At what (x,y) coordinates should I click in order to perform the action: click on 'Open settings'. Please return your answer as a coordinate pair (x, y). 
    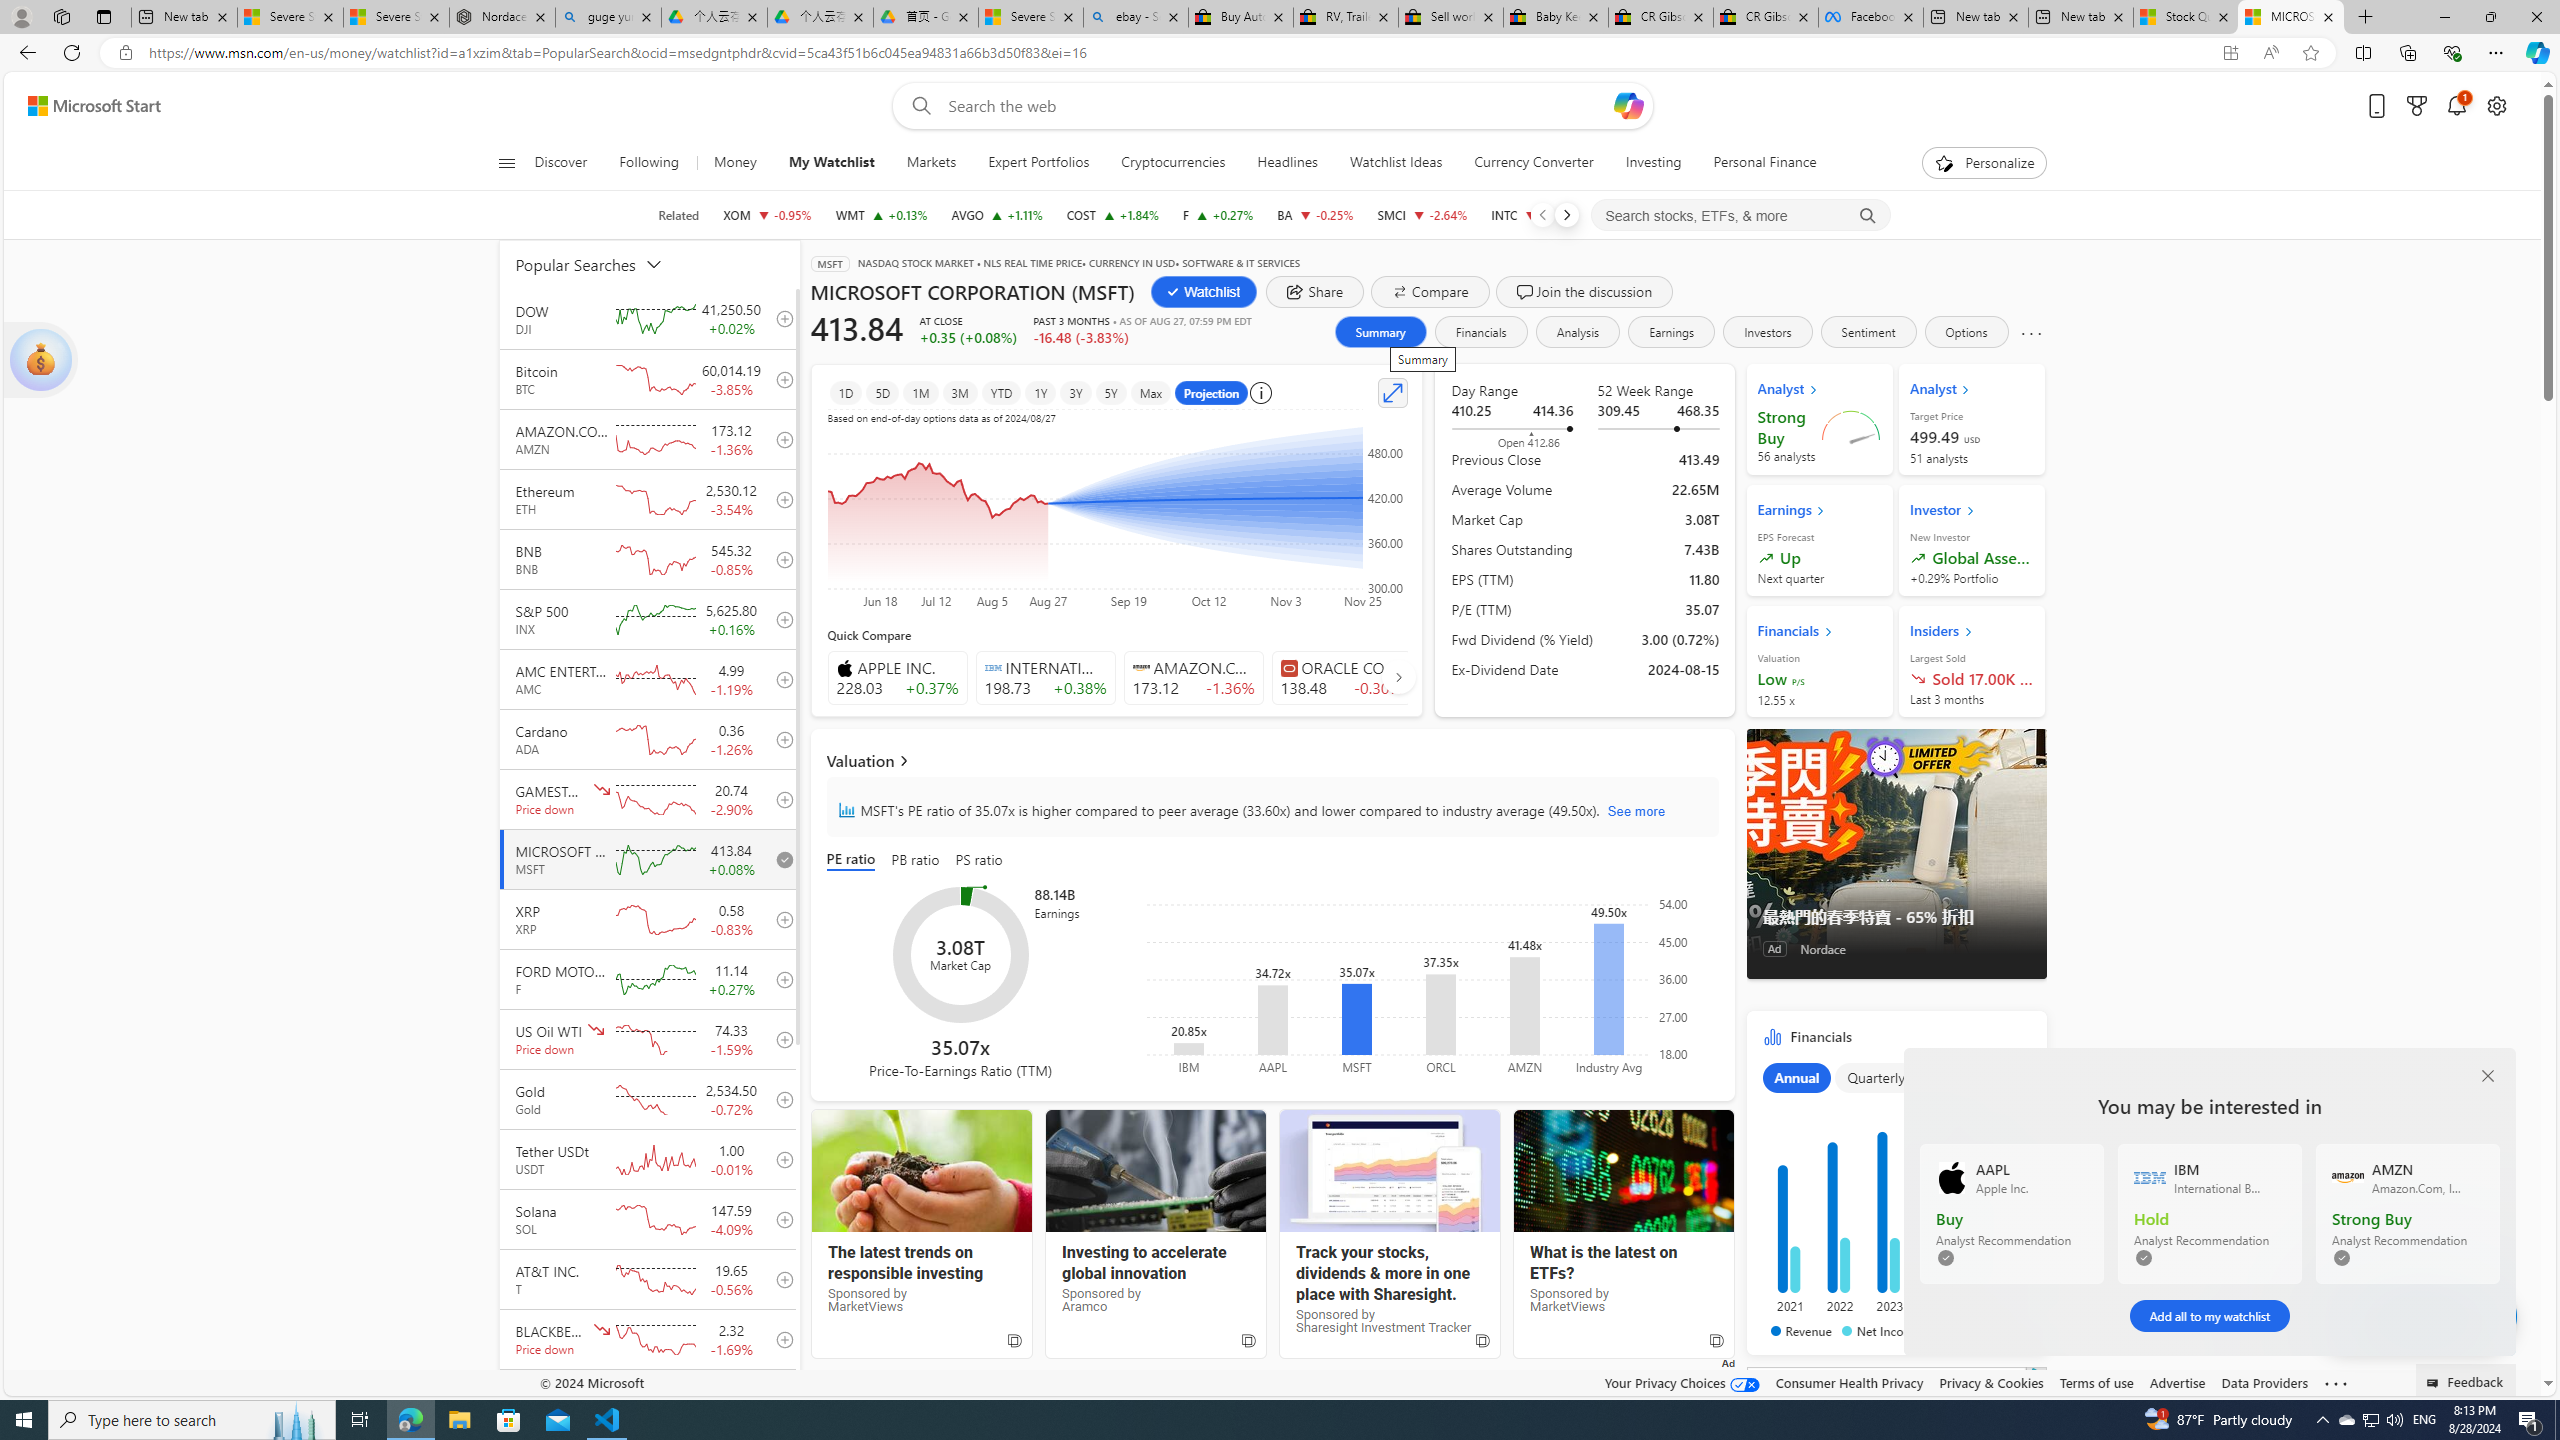
    Looking at the image, I should click on (2496, 106).